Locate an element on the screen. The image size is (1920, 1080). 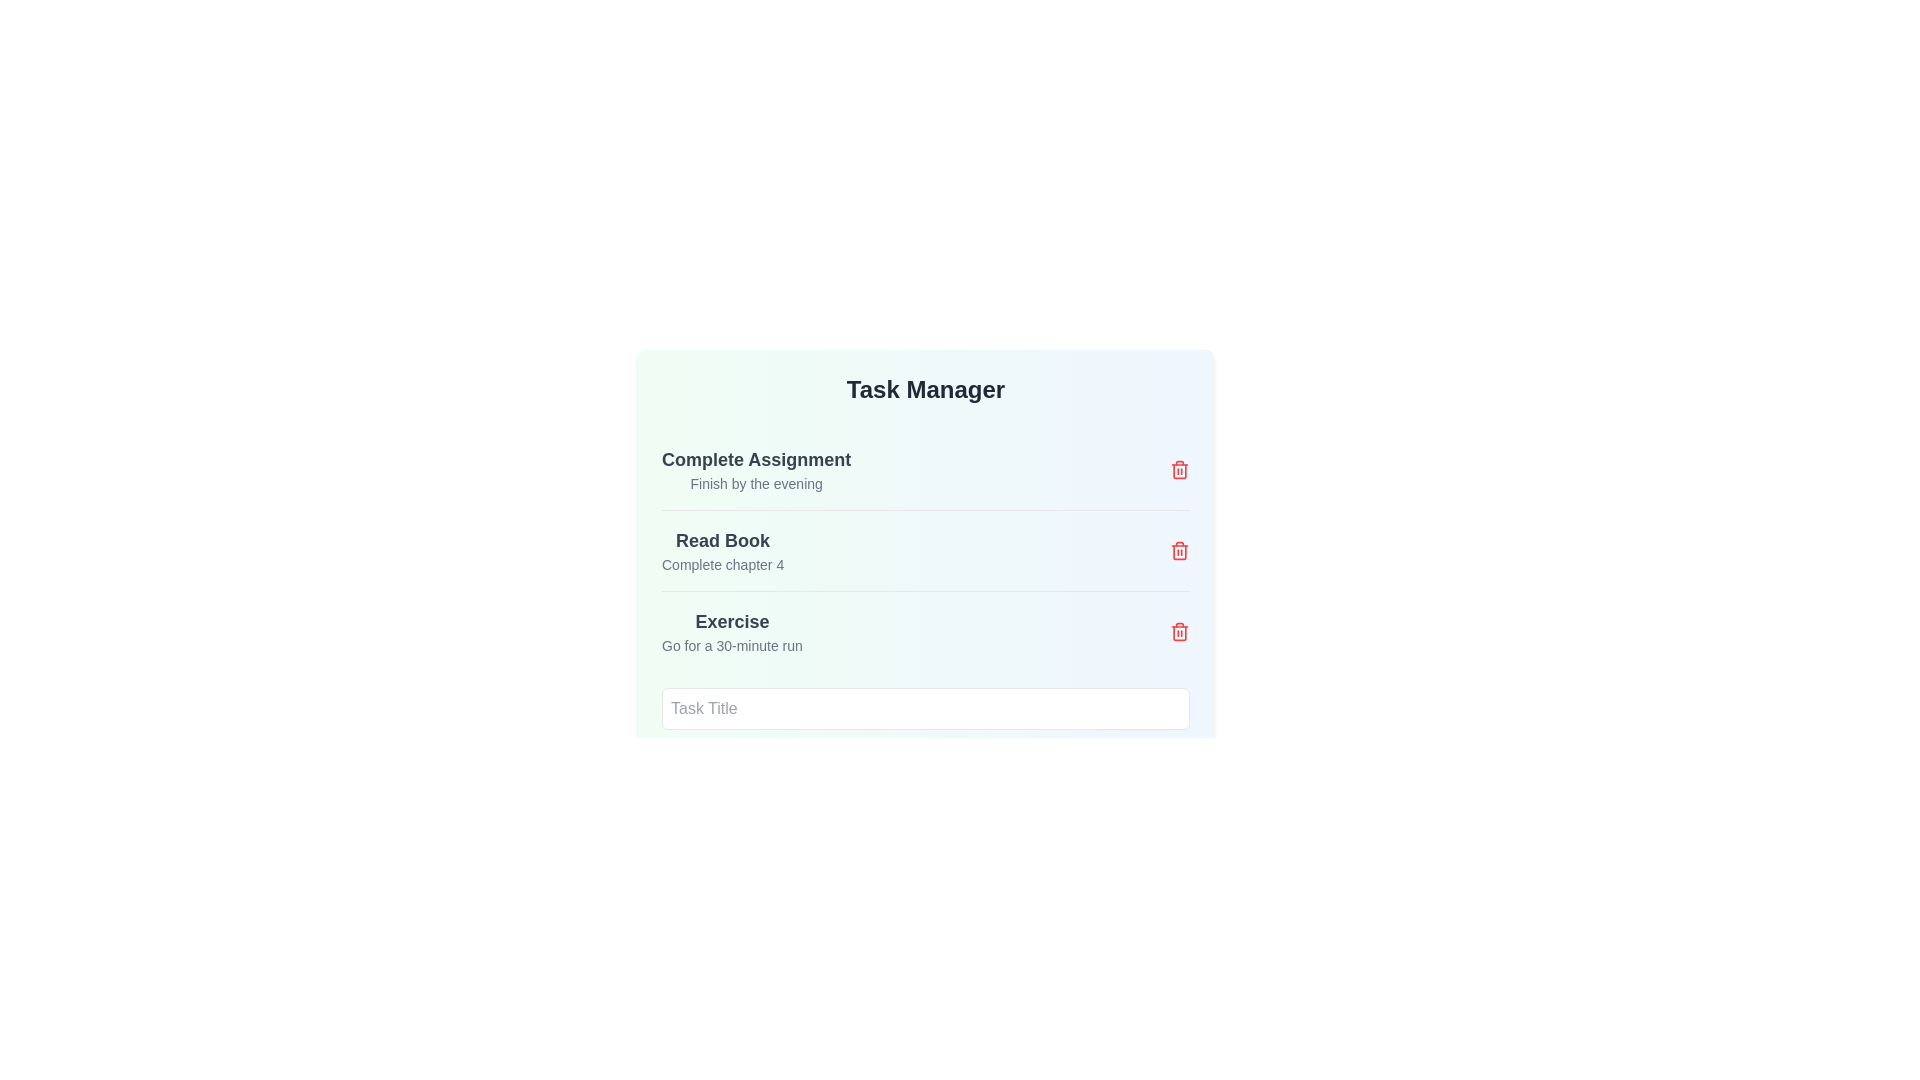
the main body of the delete icon located to the right of the 'Read Book' task description is located at coordinates (1180, 551).